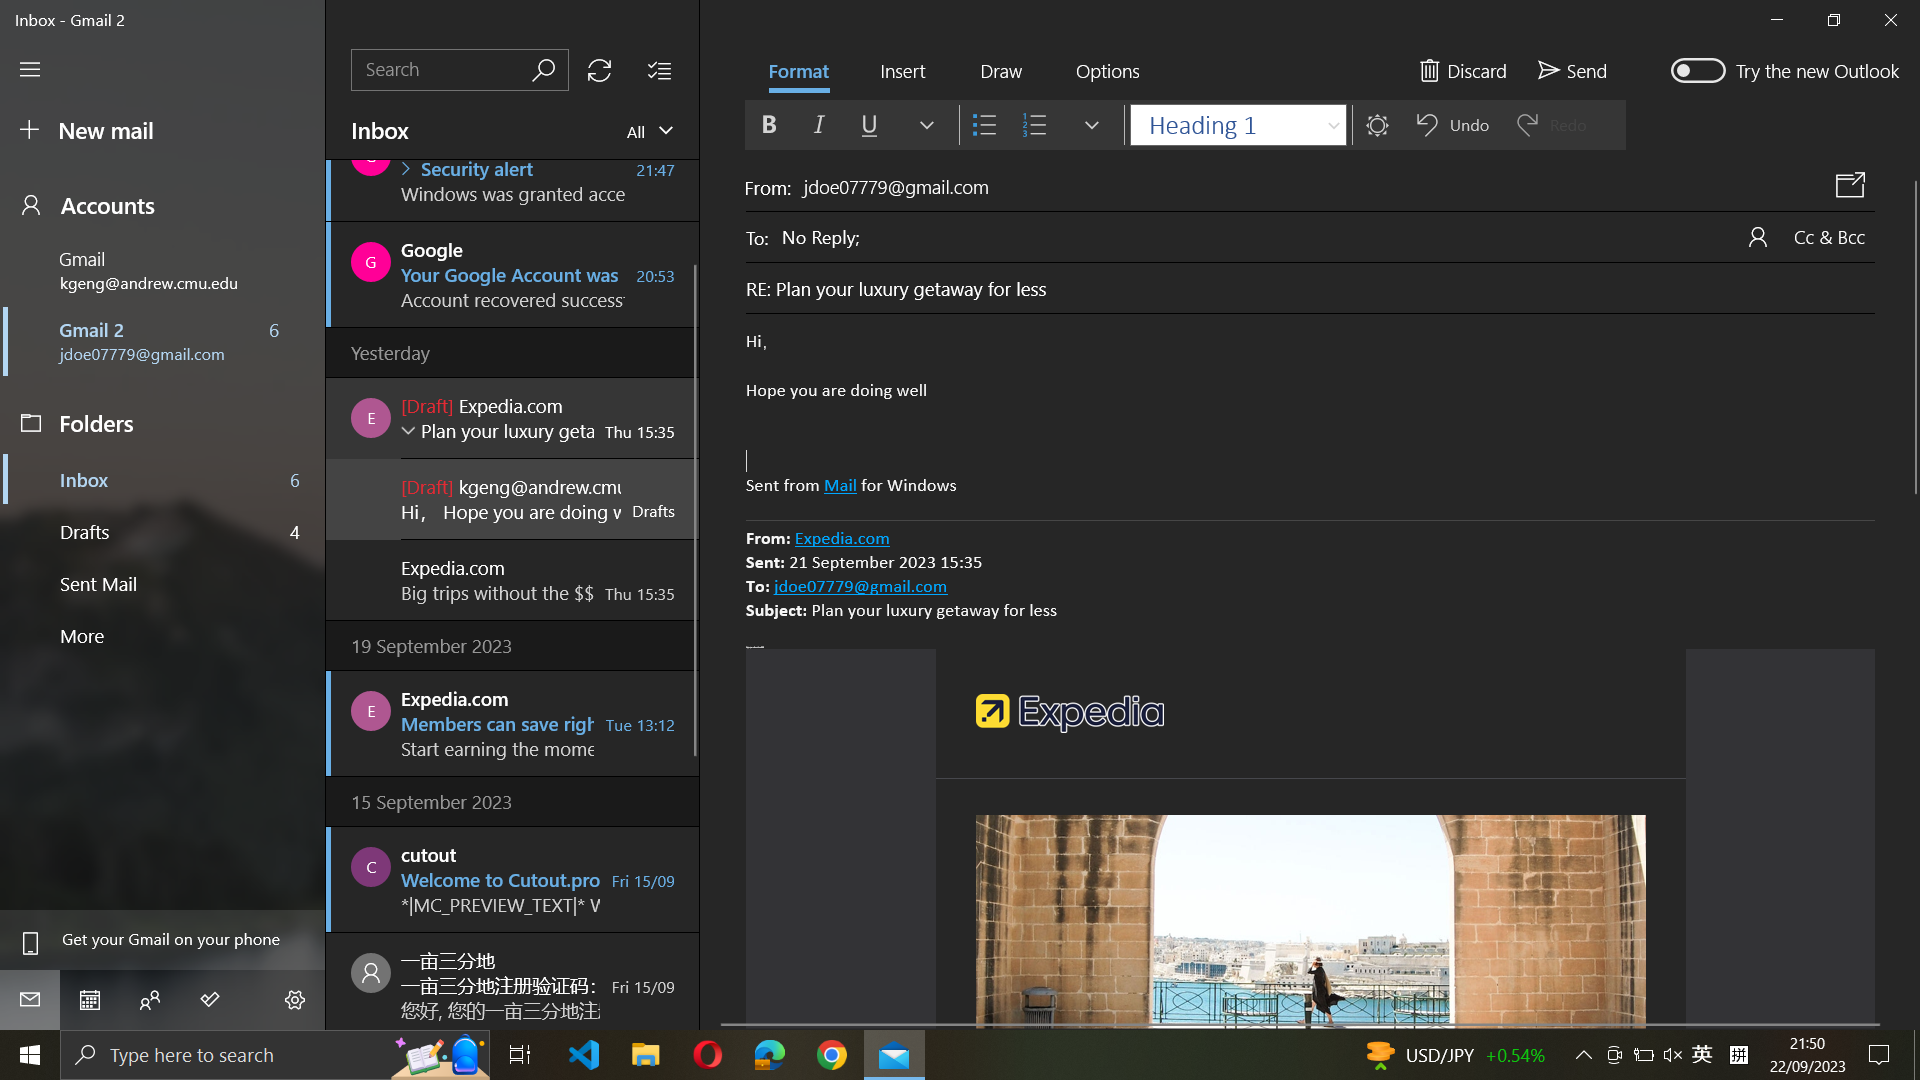 This screenshot has height=1080, width=1920. Describe the element at coordinates (1328, 234) in the screenshot. I see `Update the existing email receiver to "xyz@example.com` at that location.